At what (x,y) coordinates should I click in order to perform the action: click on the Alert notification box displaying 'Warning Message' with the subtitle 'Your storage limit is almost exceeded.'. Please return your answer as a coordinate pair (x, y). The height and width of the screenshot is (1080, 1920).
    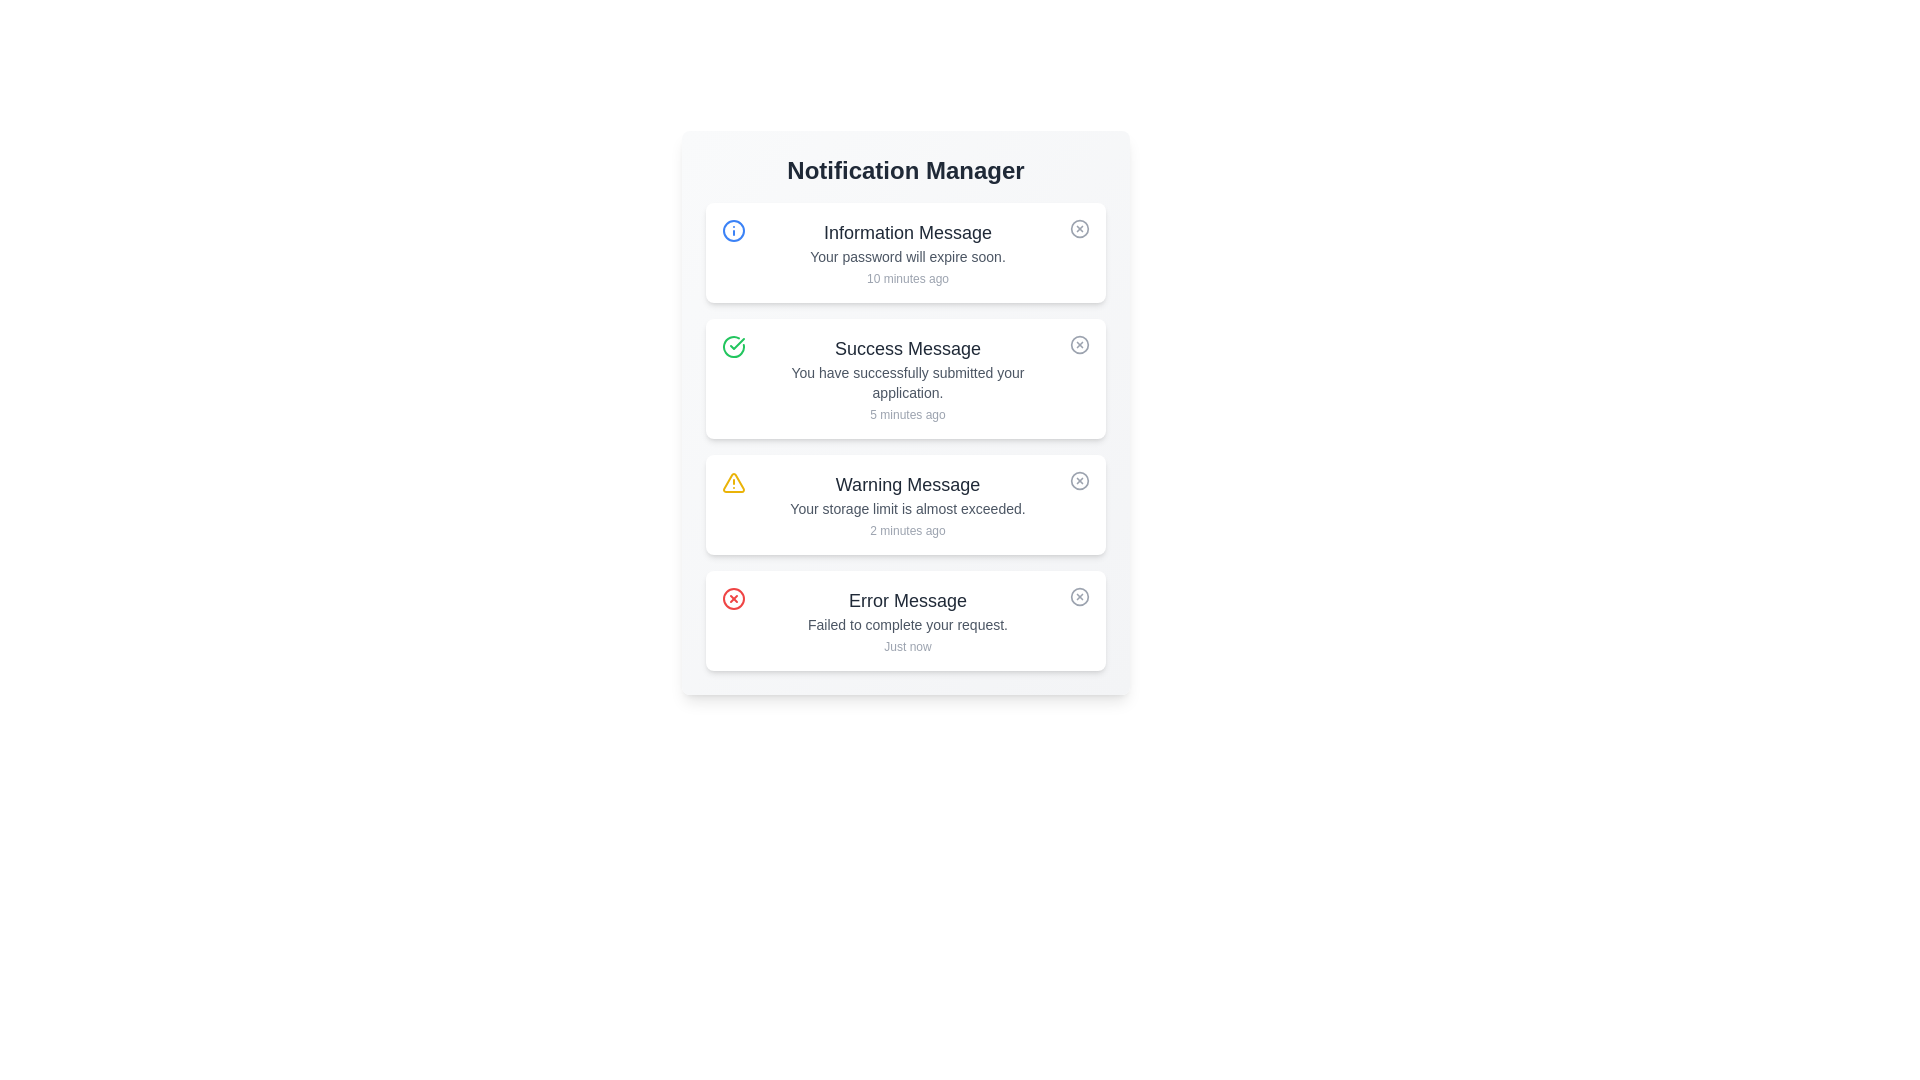
    Looking at the image, I should click on (906, 504).